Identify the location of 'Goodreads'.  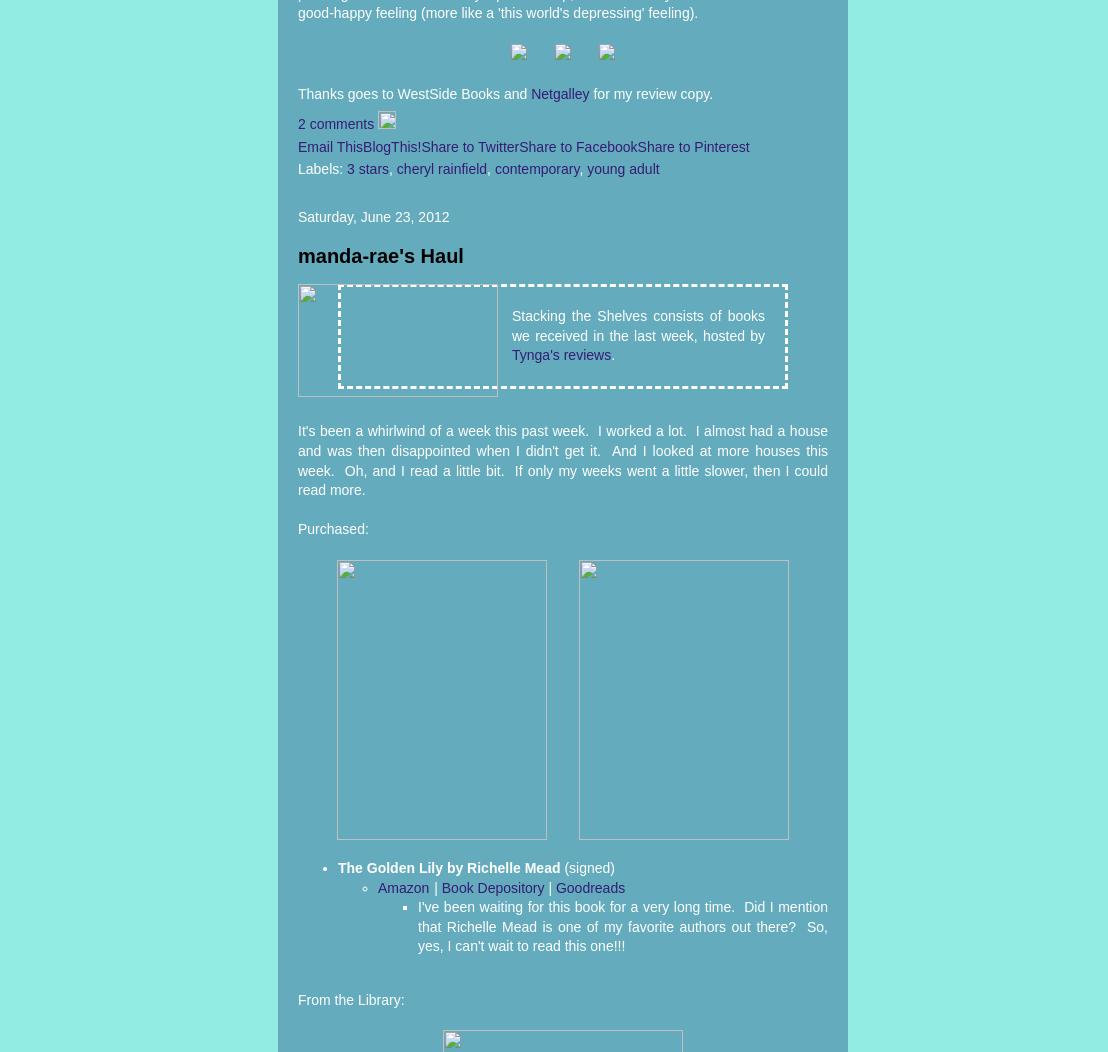
(554, 887).